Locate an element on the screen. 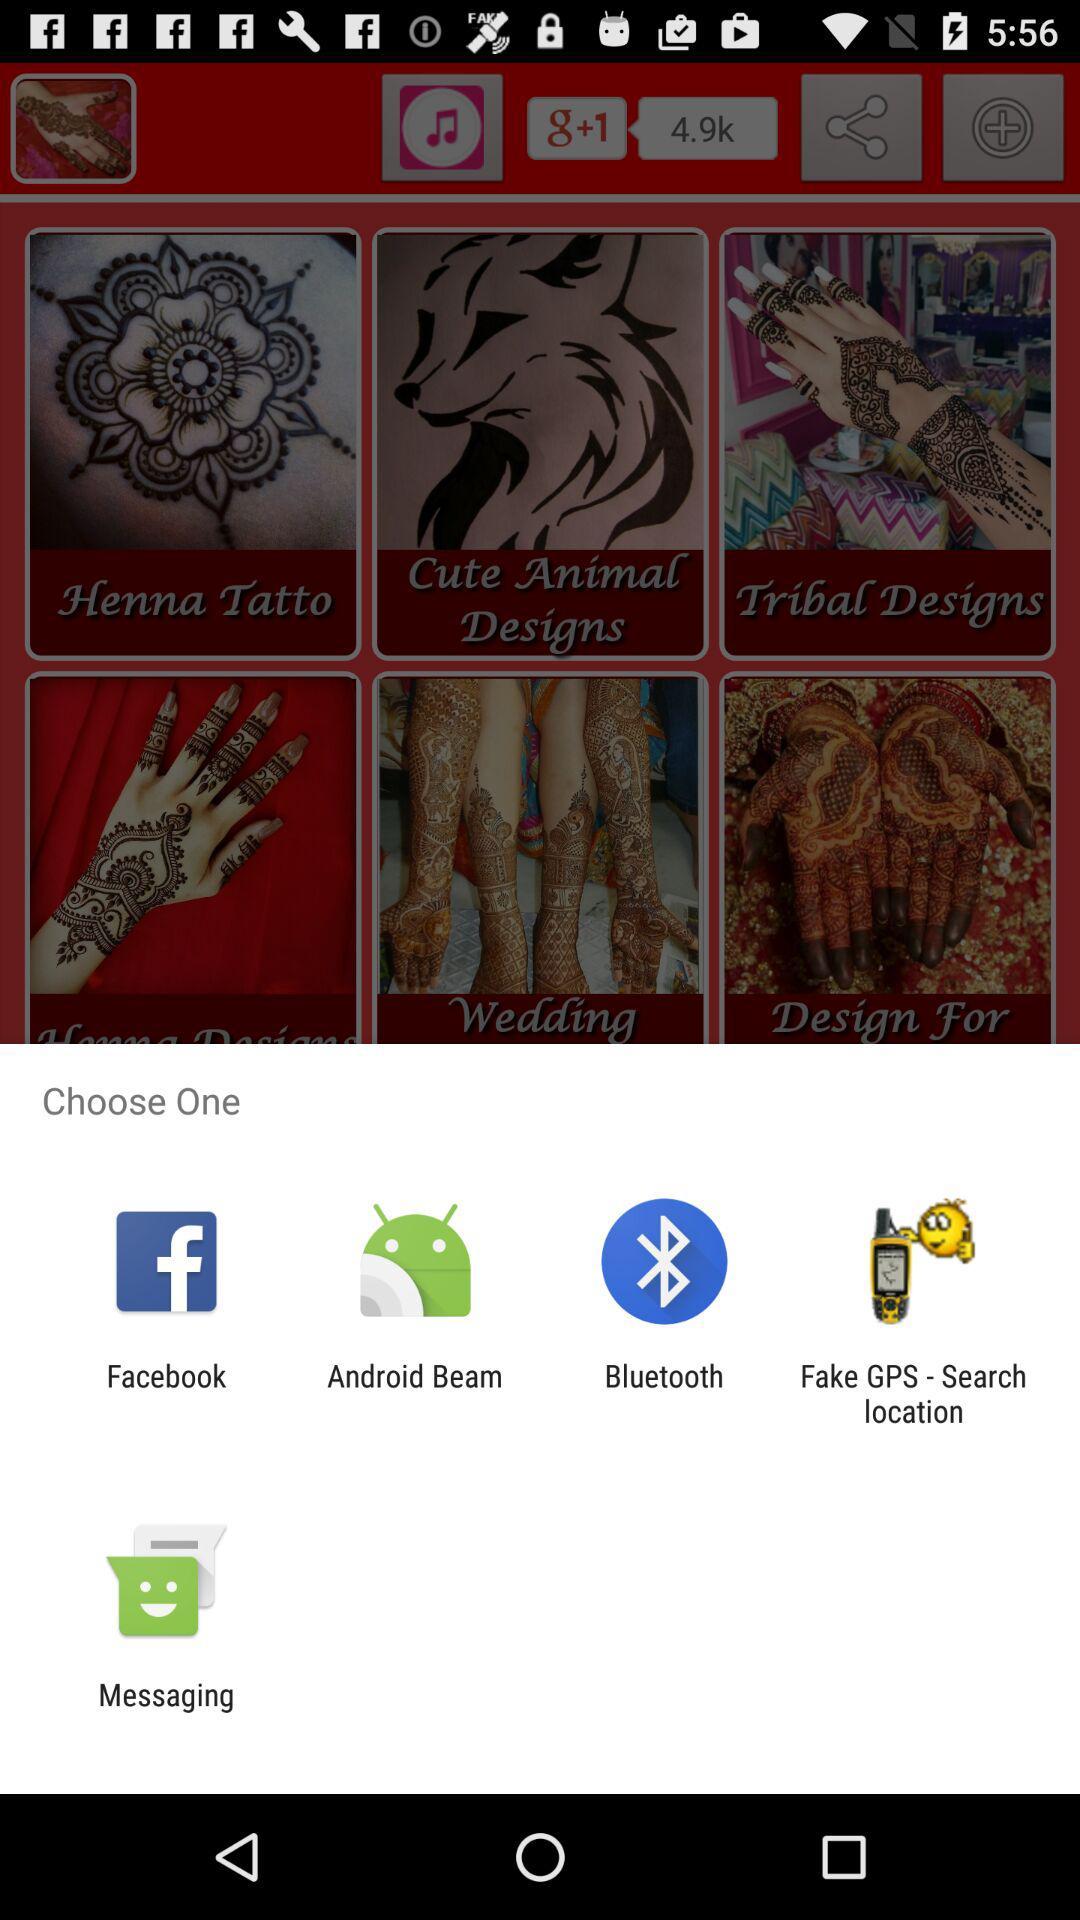 Image resolution: width=1080 pixels, height=1920 pixels. the item to the left of fake gps search item is located at coordinates (664, 1392).